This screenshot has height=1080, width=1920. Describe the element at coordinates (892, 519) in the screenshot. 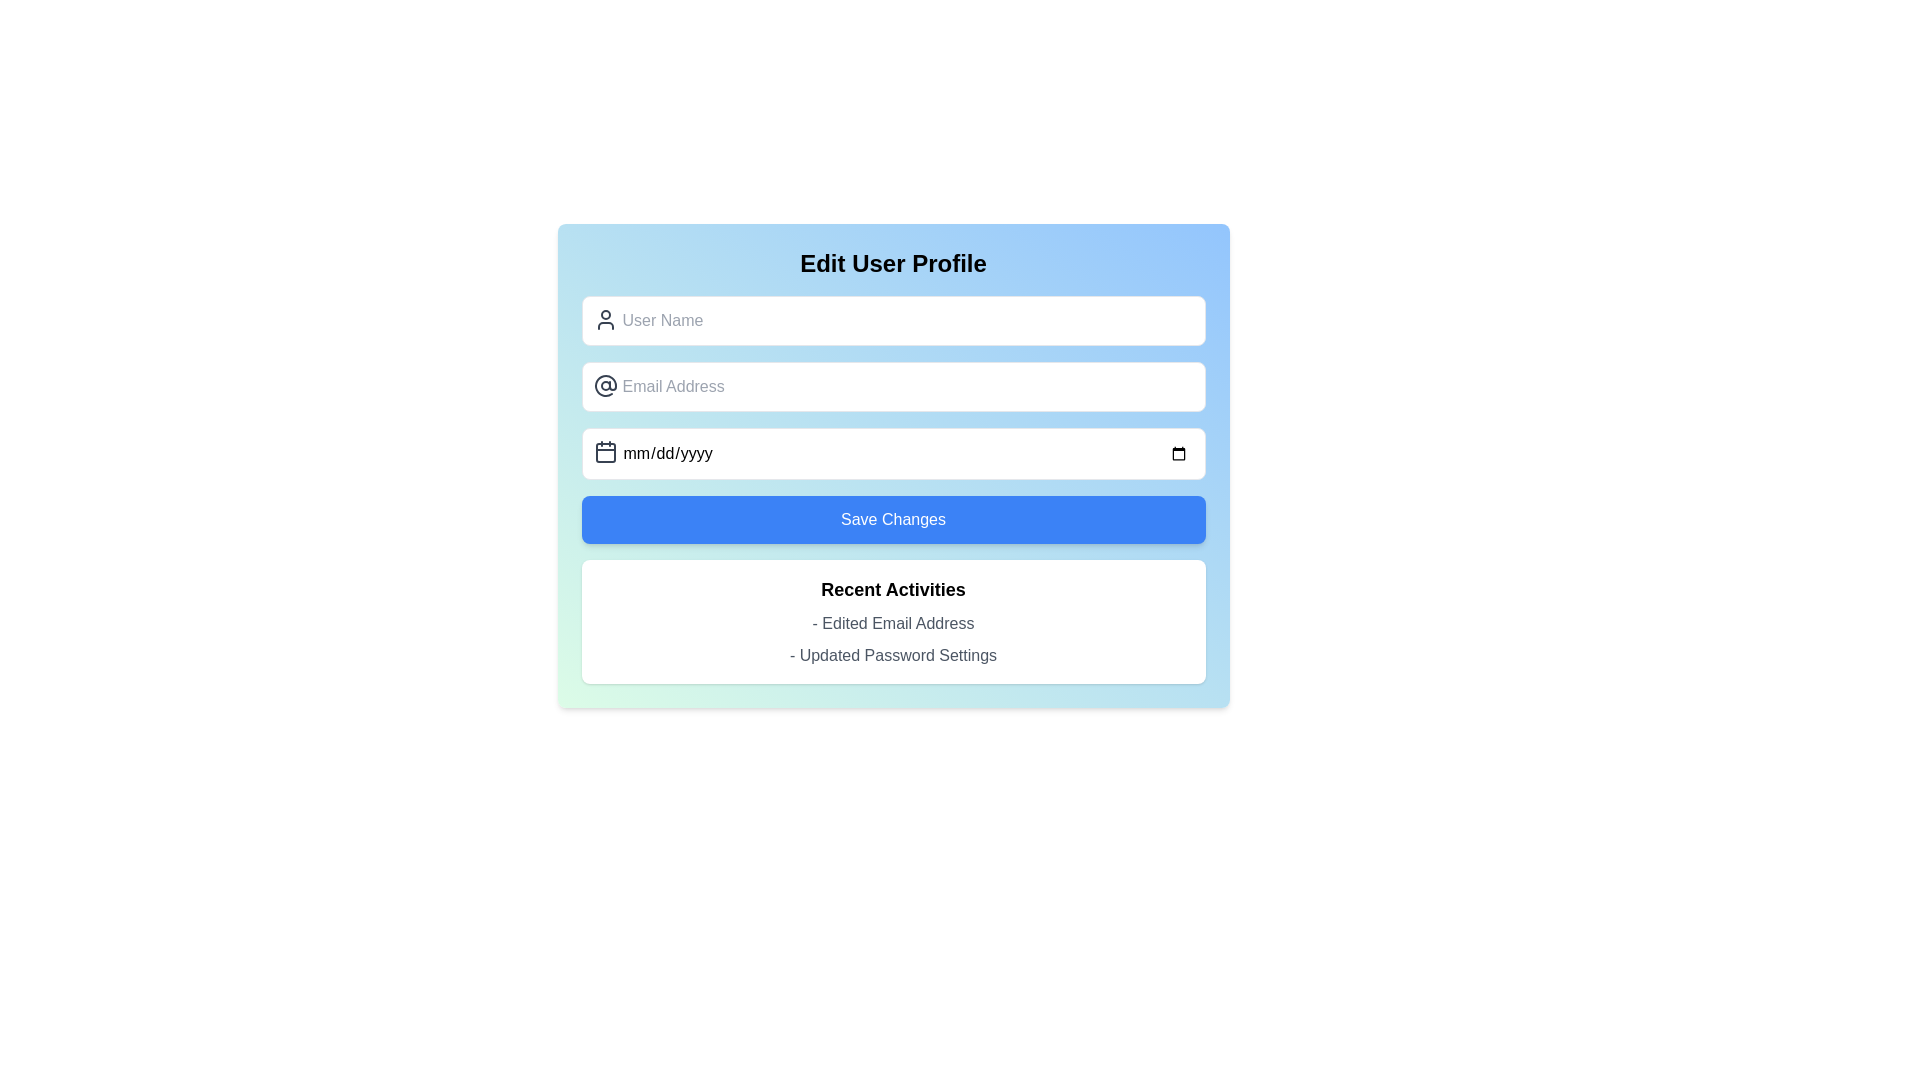

I see `the 'Save Changes' button` at that location.